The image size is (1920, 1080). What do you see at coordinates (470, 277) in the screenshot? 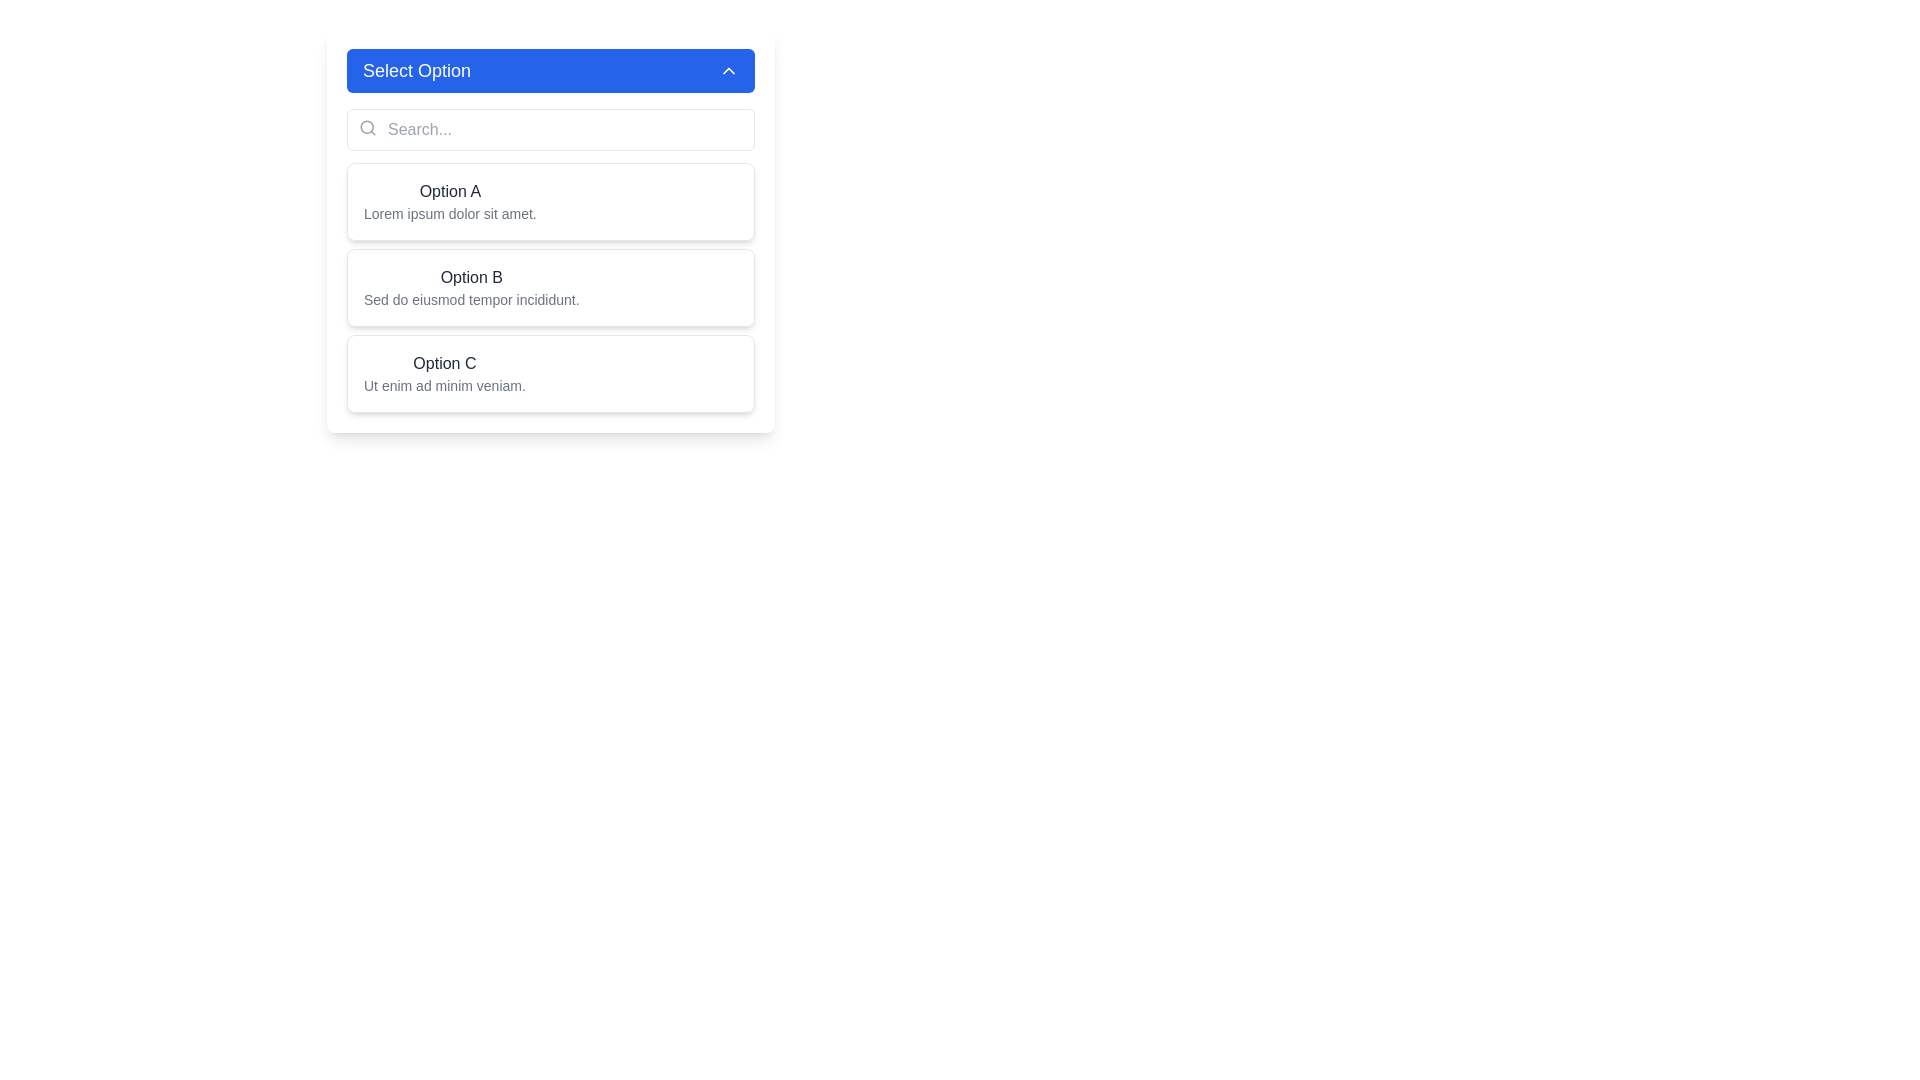
I see `the text label for 'Option B', which serves as the title for this selectable option in the dropdown interface` at bounding box center [470, 277].